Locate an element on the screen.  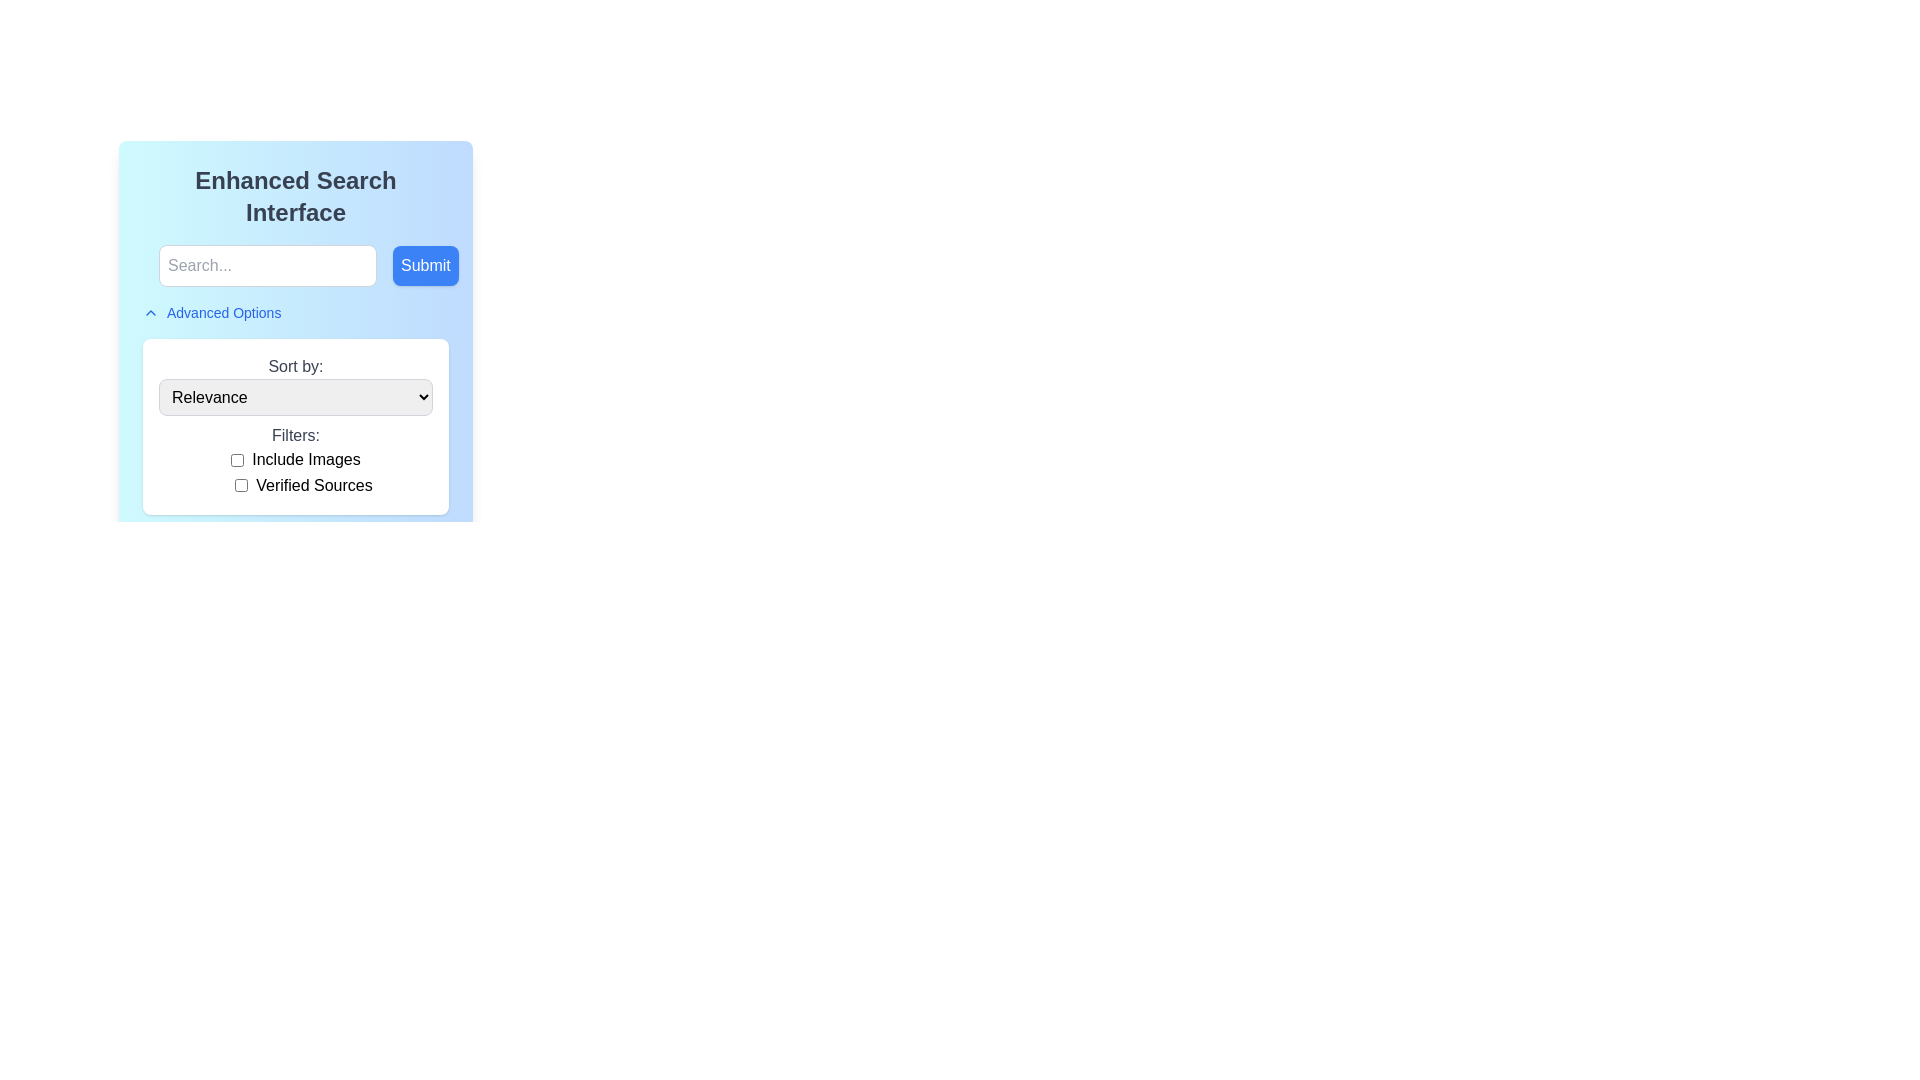
the 'Include Images' text label, which is styled with black text and located to the right of a checkbox in the 'Filters' section beneath the 'Sort by:' dropdown is located at coordinates (305, 459).